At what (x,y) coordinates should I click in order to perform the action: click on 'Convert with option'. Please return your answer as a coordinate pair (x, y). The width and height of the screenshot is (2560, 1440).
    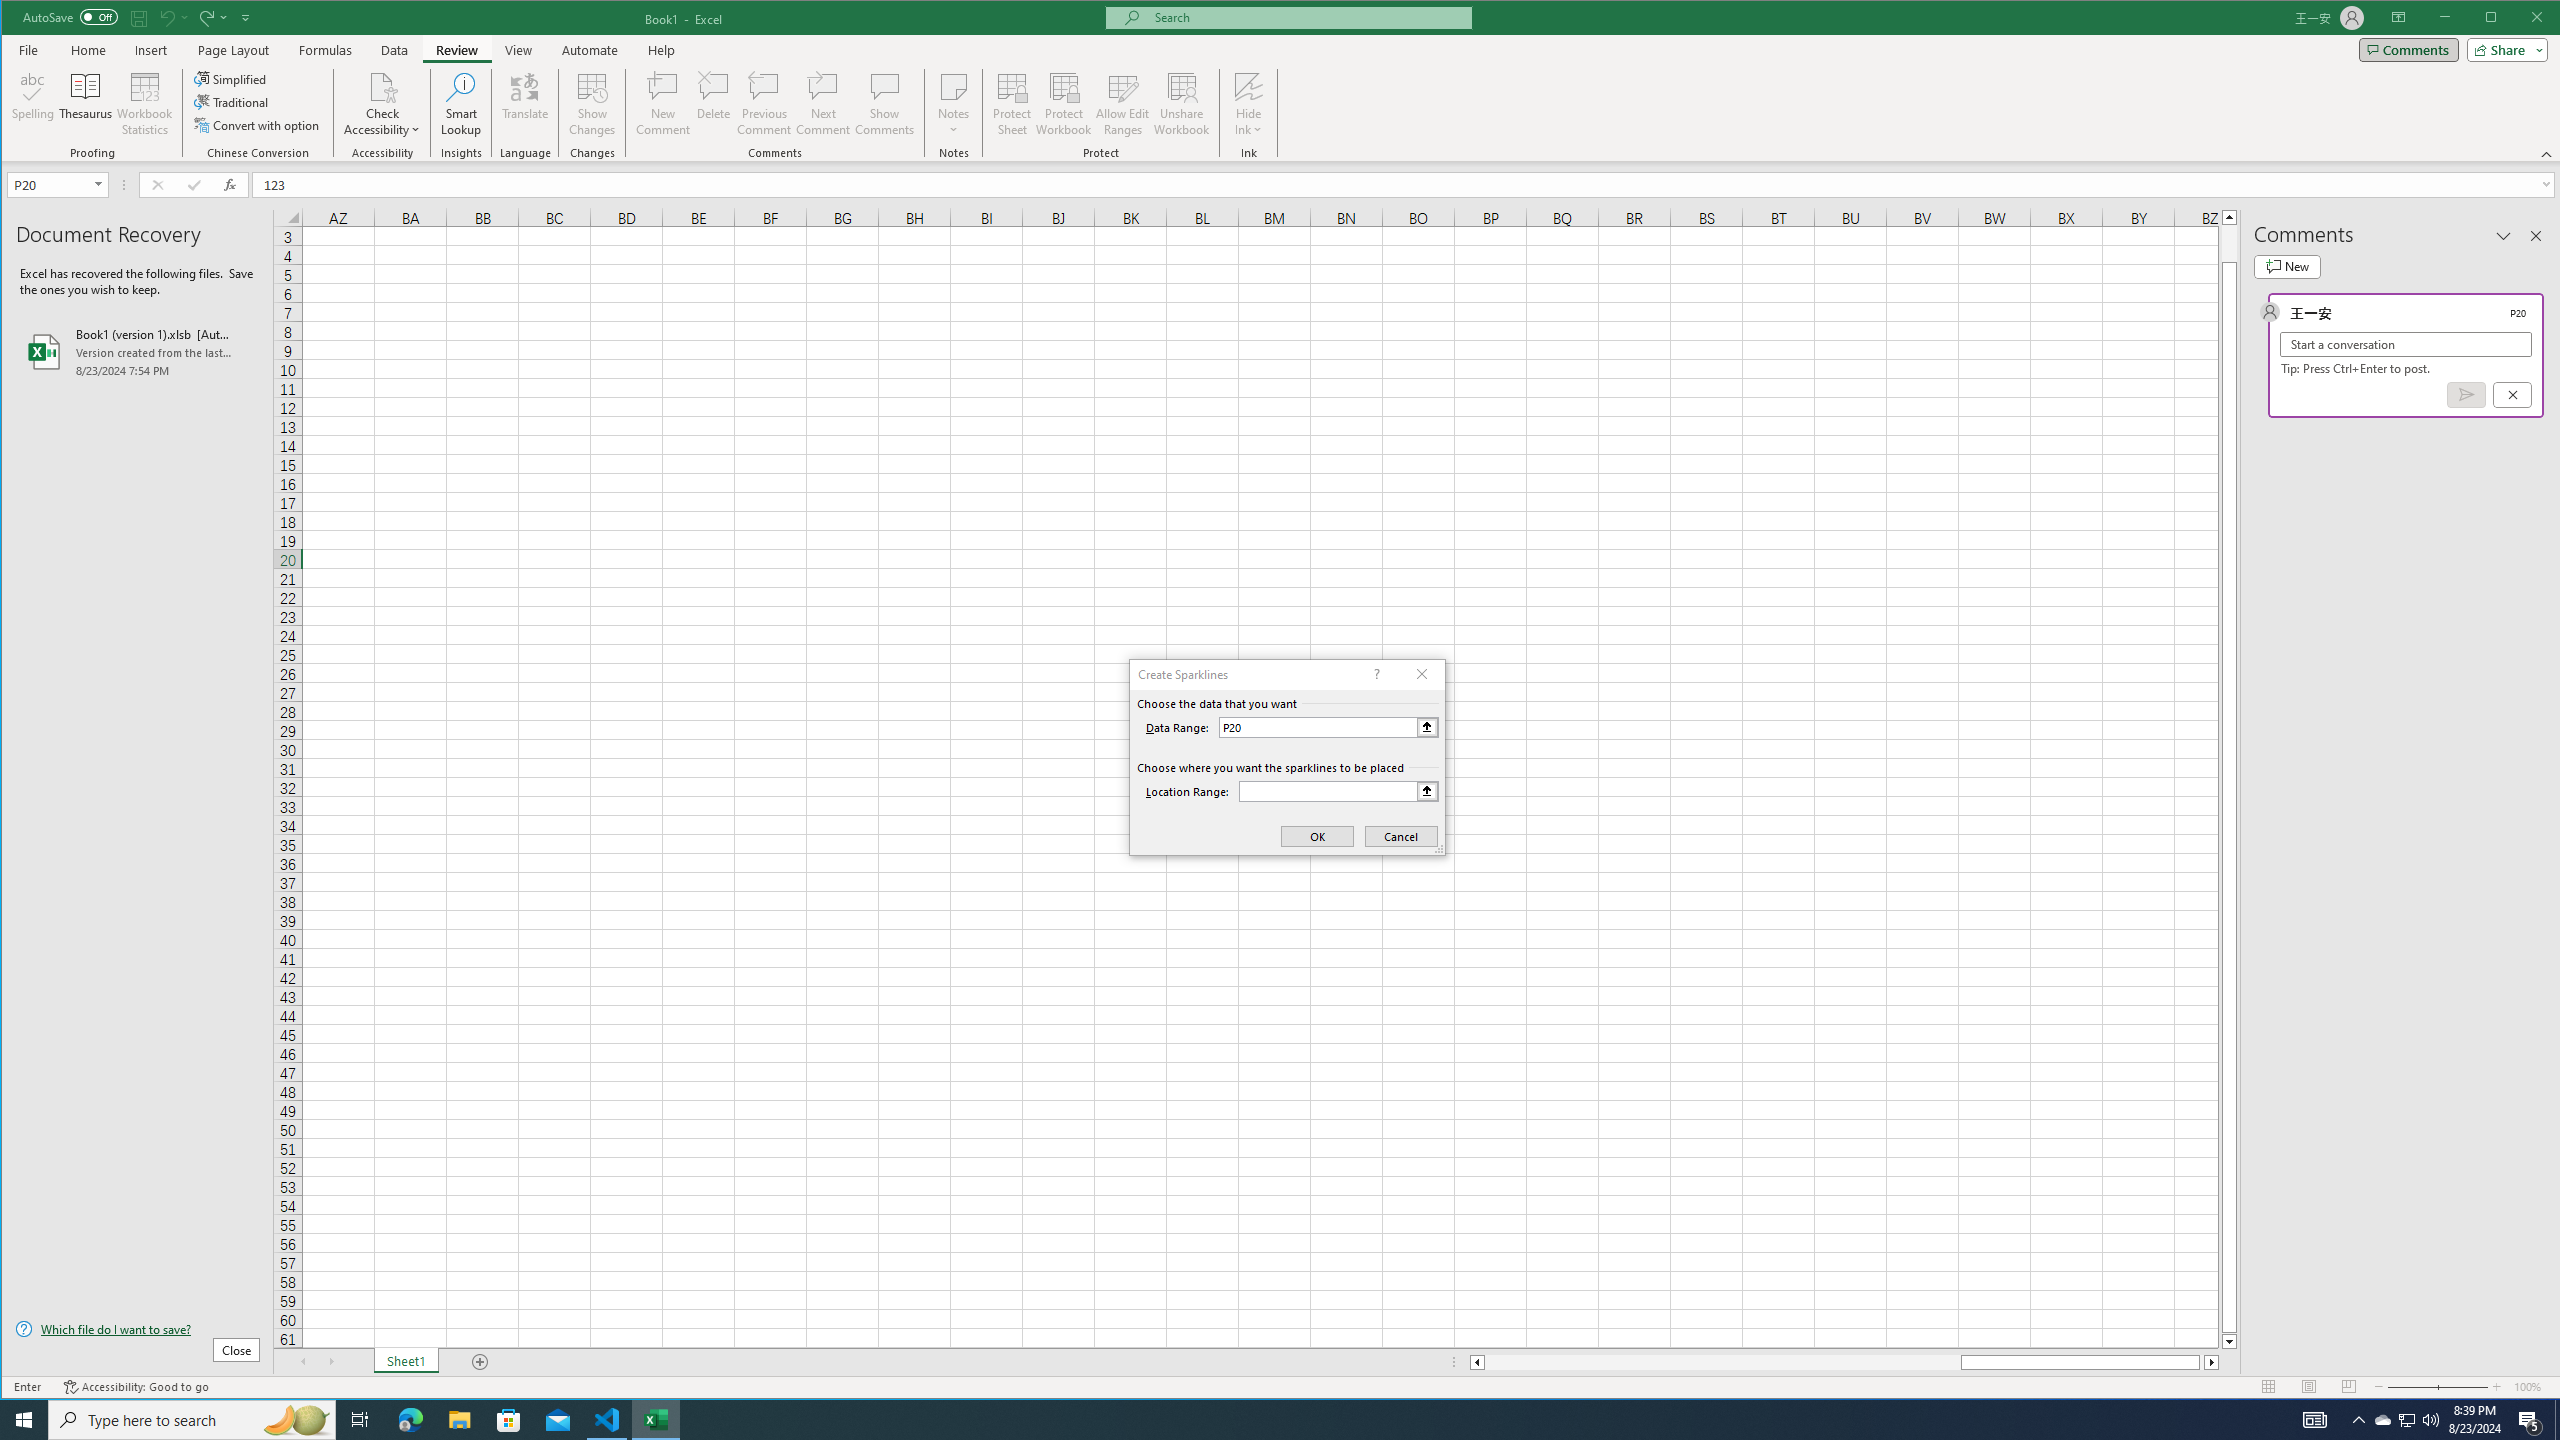
    Looking at the image, I should click on (257, 125).